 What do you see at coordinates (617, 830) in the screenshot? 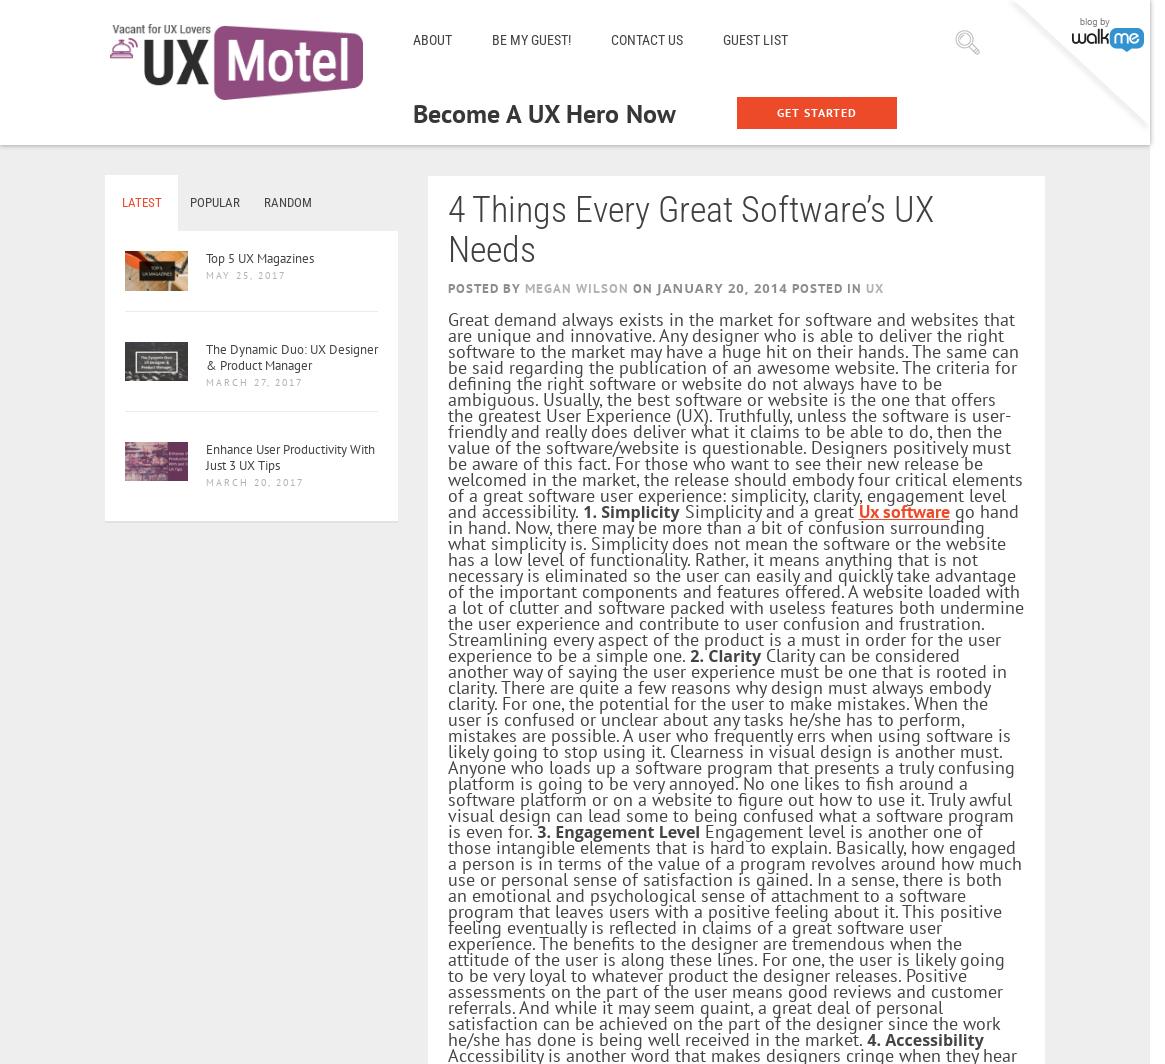
I see `'3. Engagement Level'` at bounding box center [617, 830].